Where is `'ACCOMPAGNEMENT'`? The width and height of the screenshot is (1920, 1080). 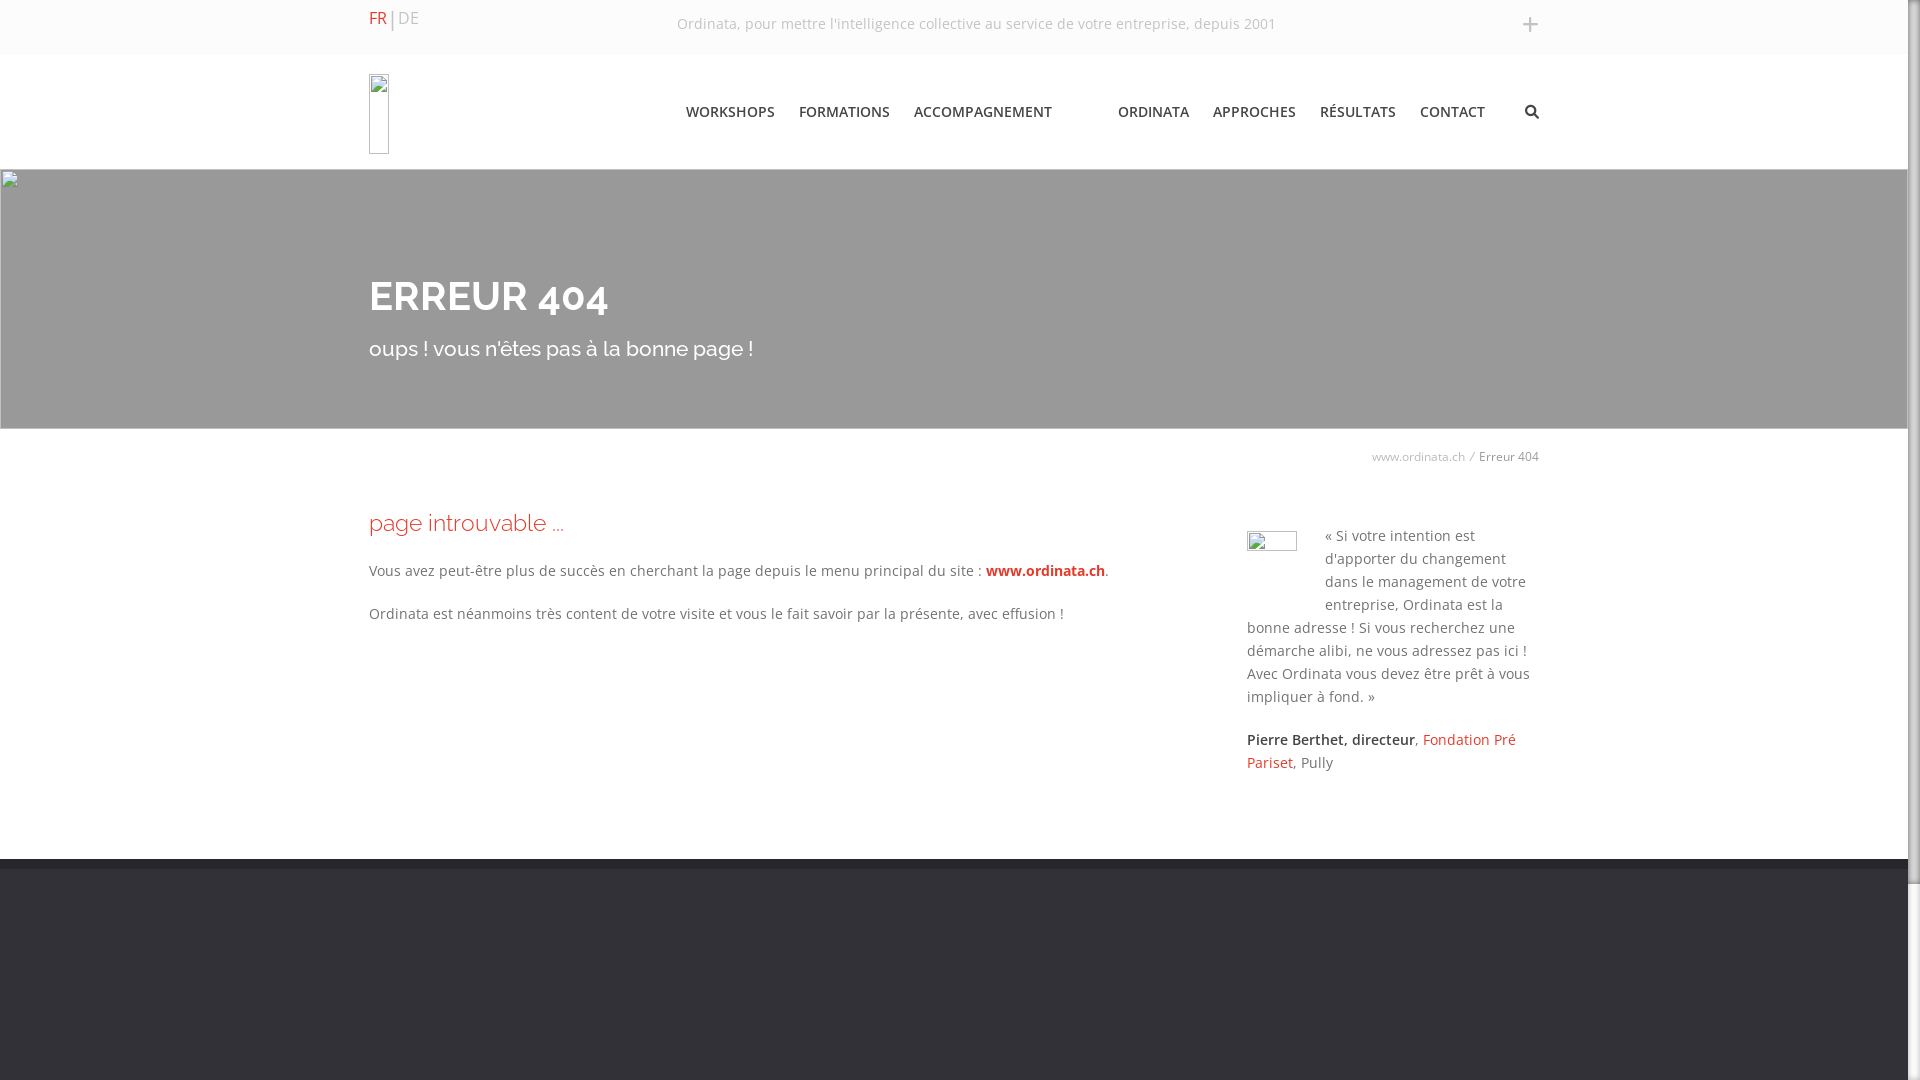 'ACCOMPAGNEMENT' is located at coordinates (905, 111).